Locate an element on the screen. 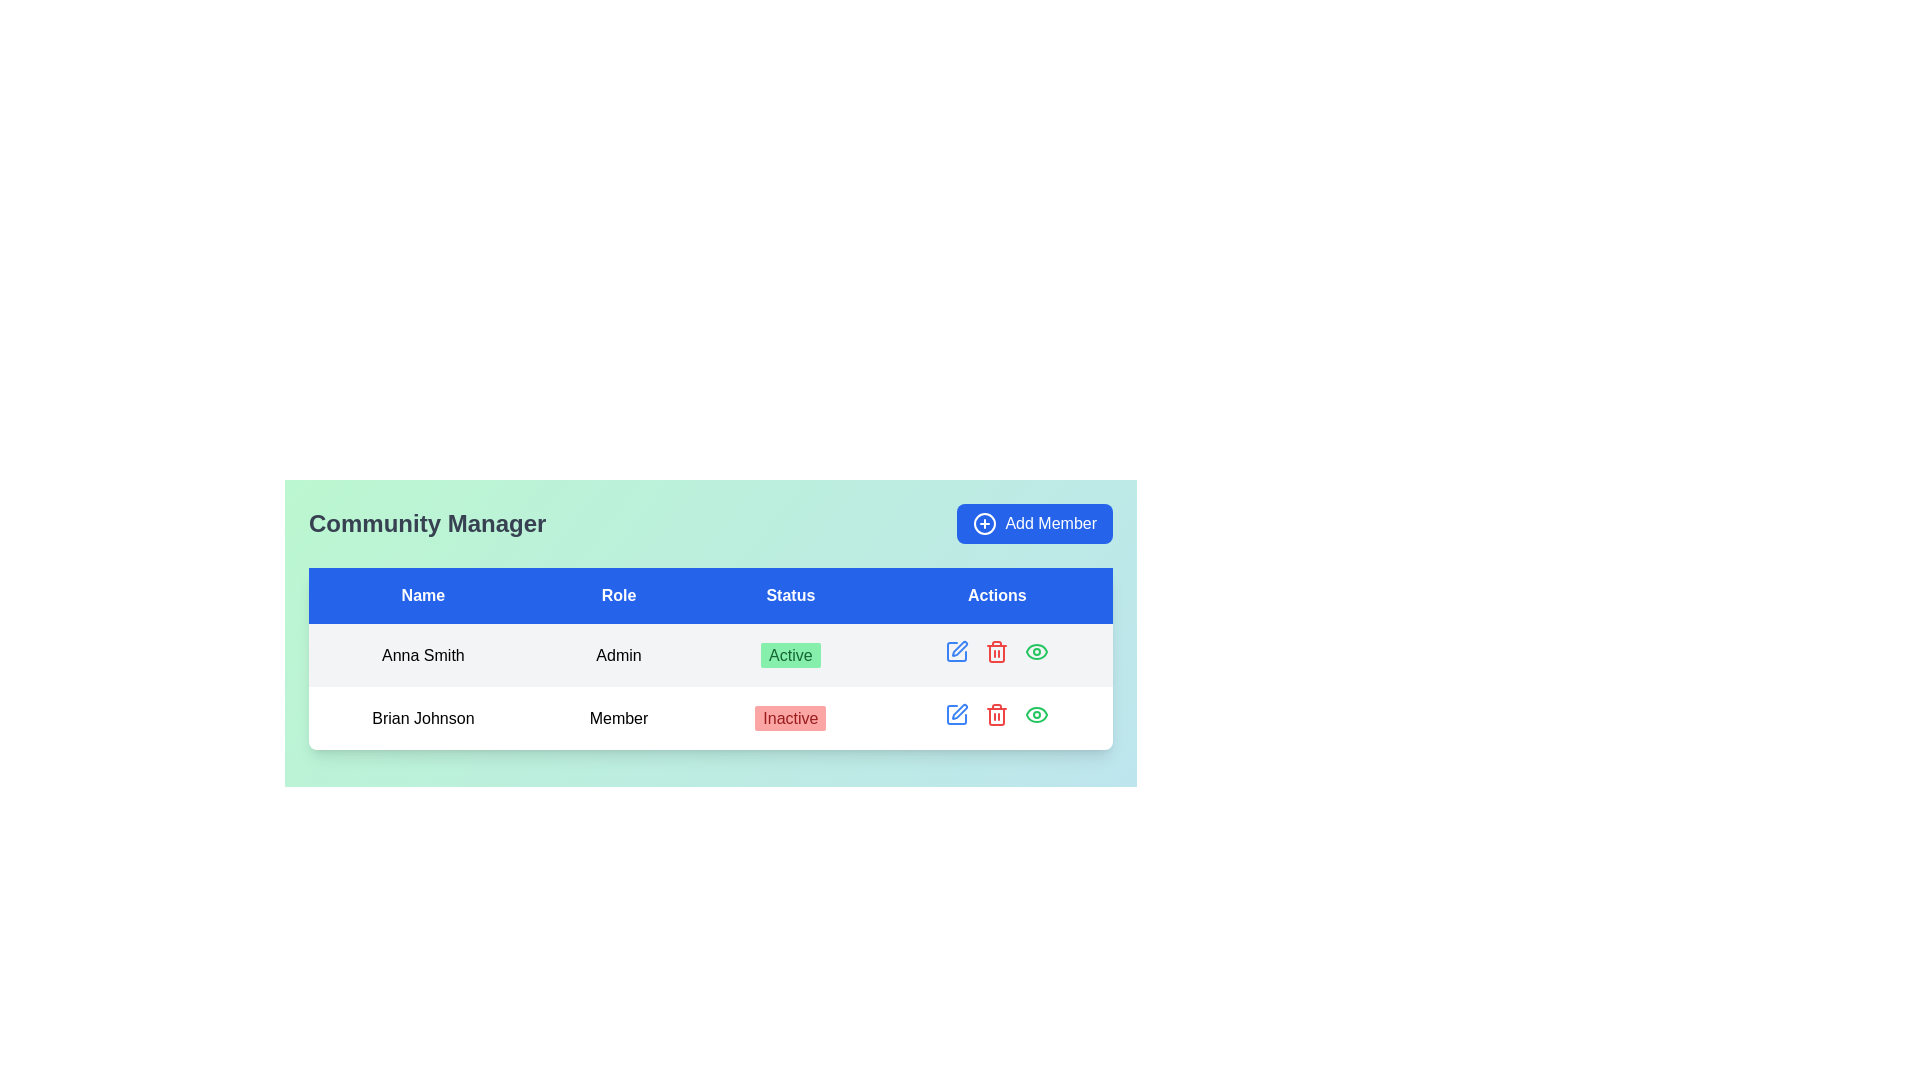 The height and width of the screenshot is (1080, 1920). the text label representing the name of an individual in the second row of the table under the 'Community Manager' section is located at coordinates (422, 717).